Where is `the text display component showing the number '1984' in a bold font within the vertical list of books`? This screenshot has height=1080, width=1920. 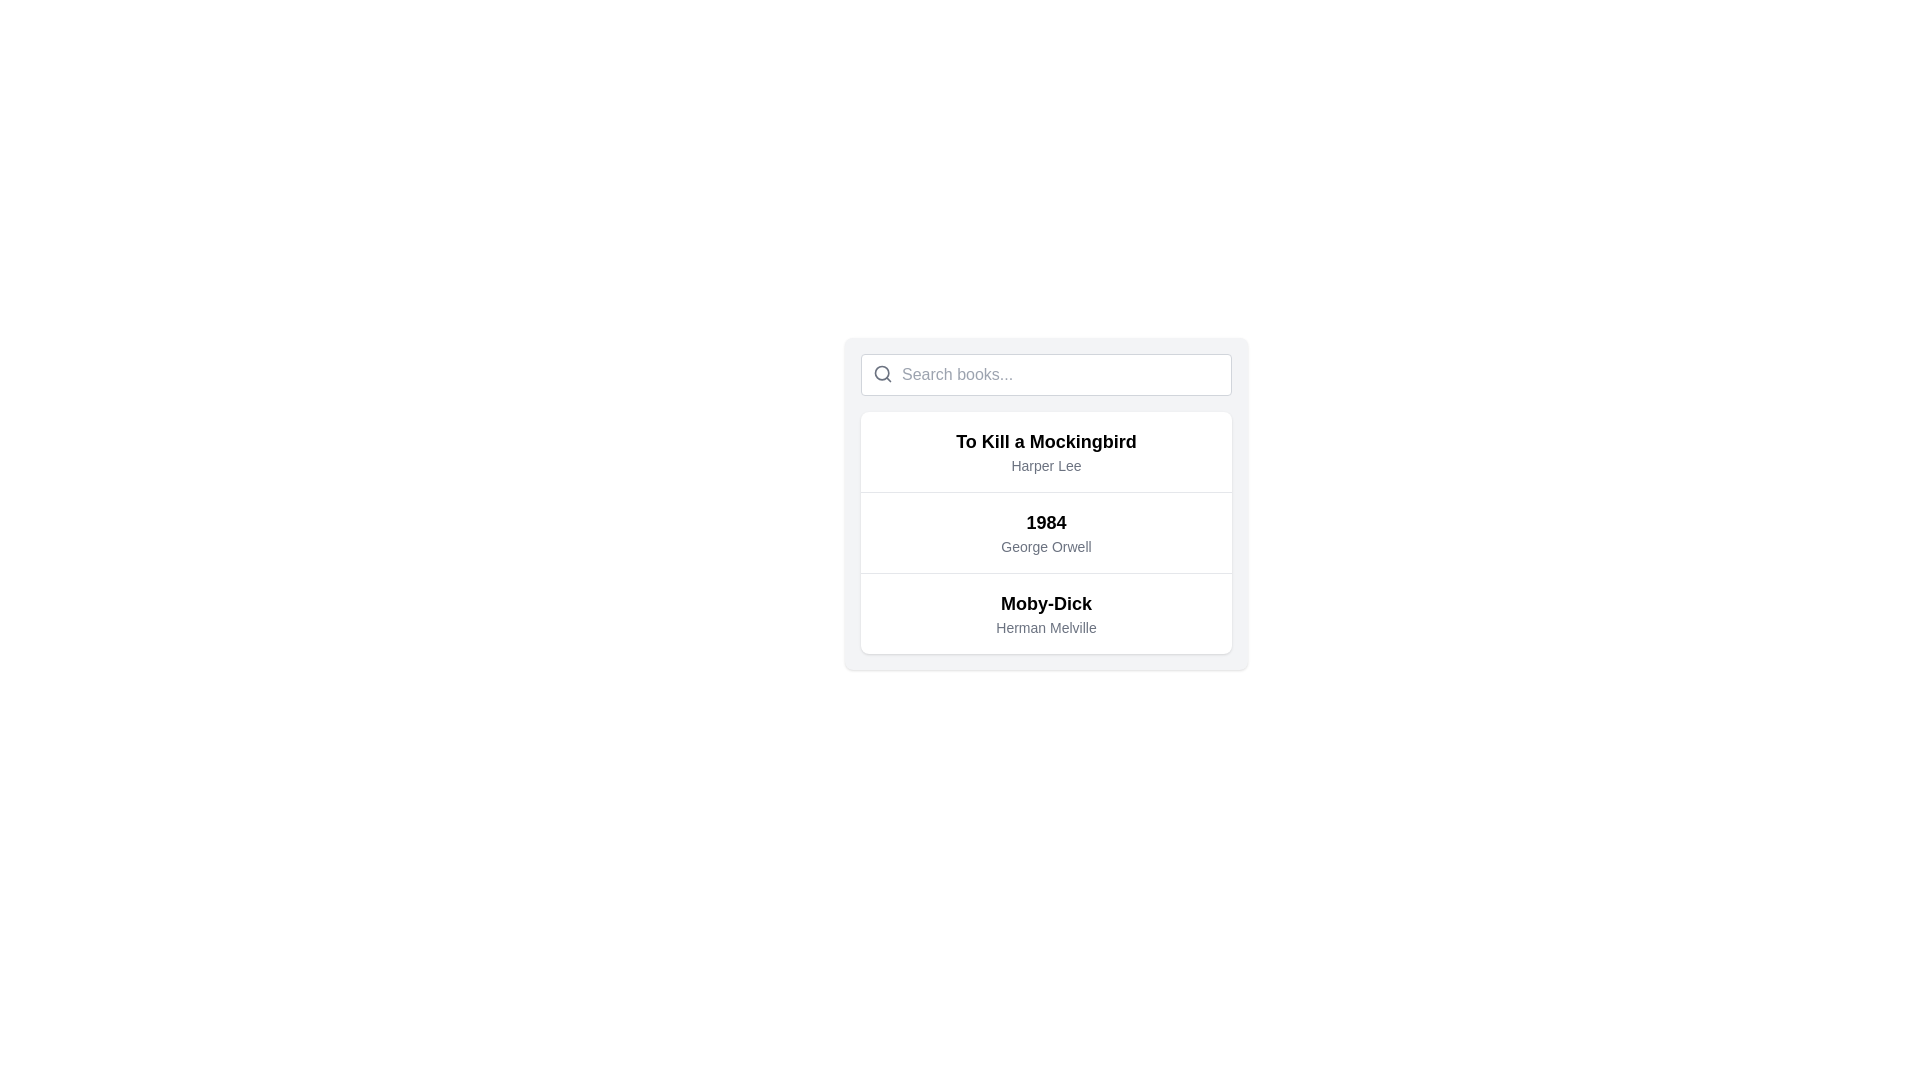 the text display component showing the number '1984' in a bold font within the vertical list of books is located at coordinates (1045, 522).